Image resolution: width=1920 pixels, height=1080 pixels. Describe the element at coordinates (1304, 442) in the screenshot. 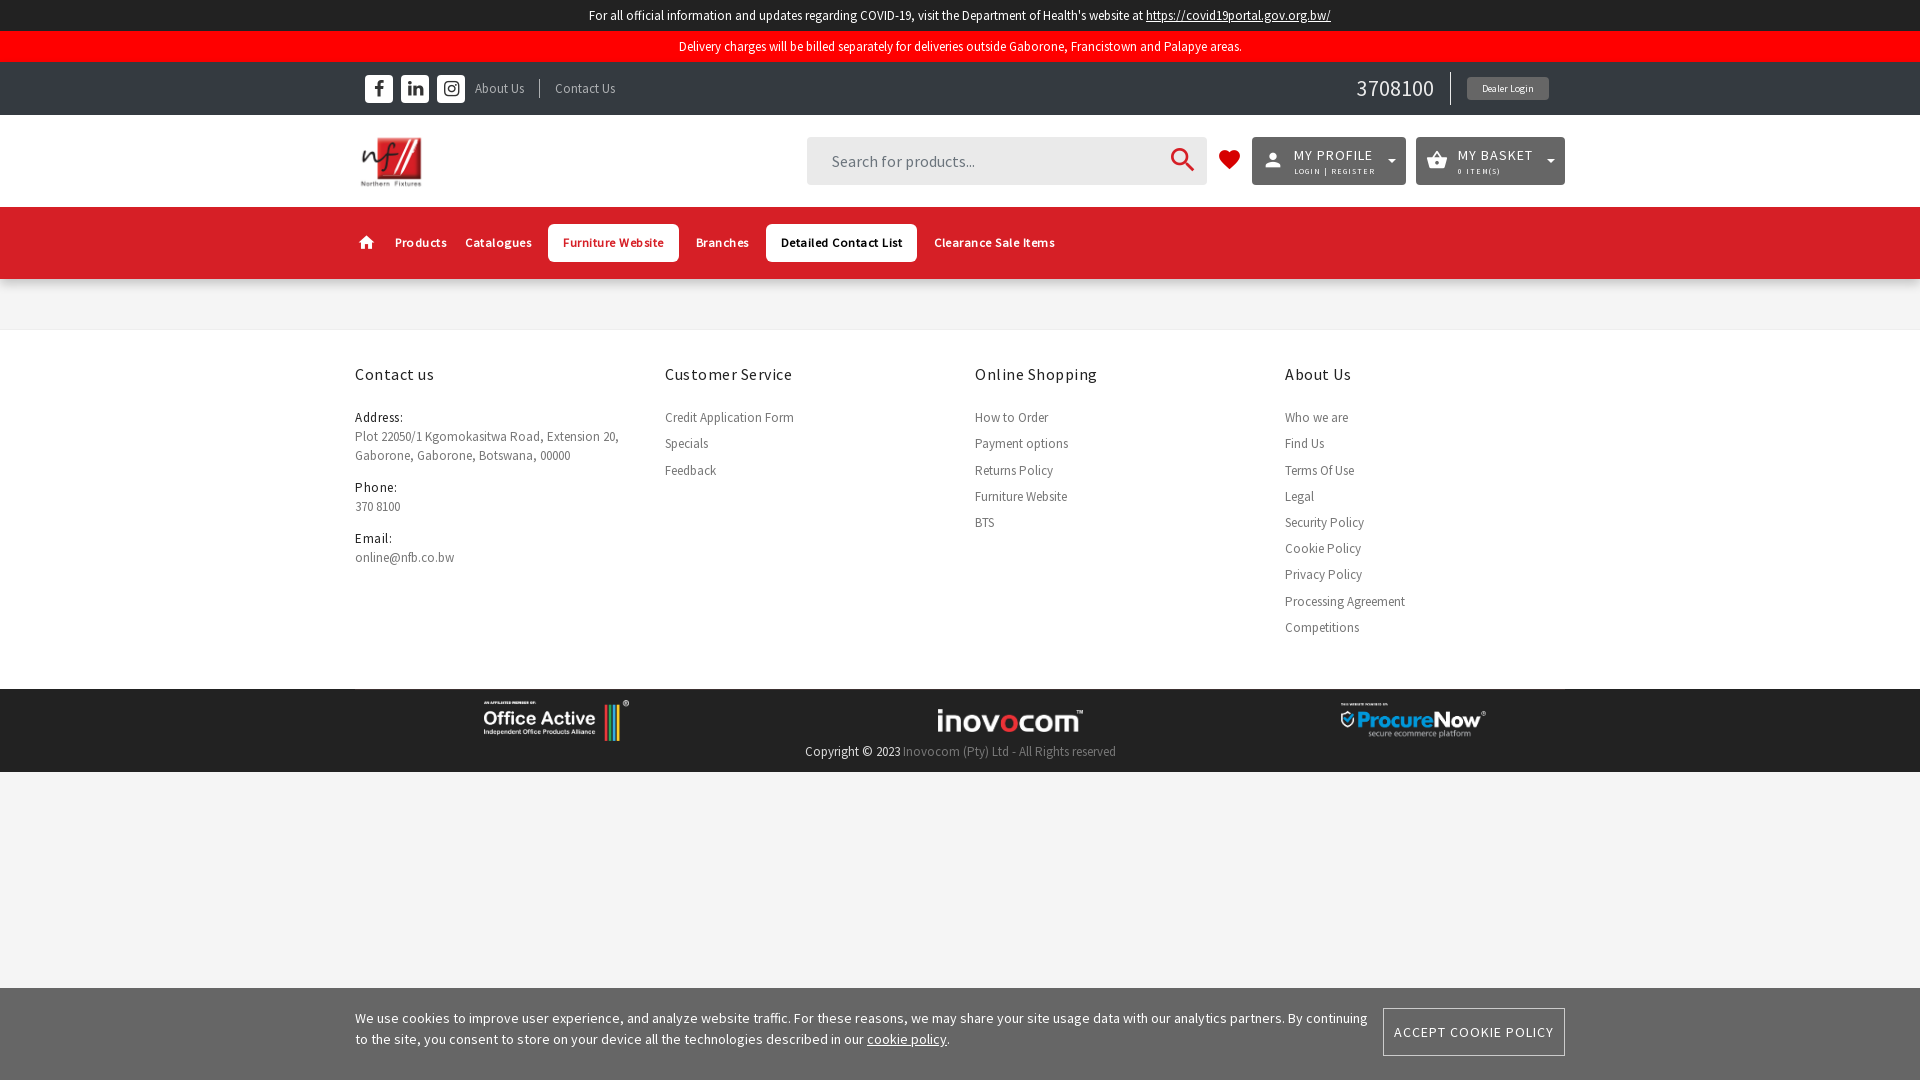

I see `'Find Us'` at that location.